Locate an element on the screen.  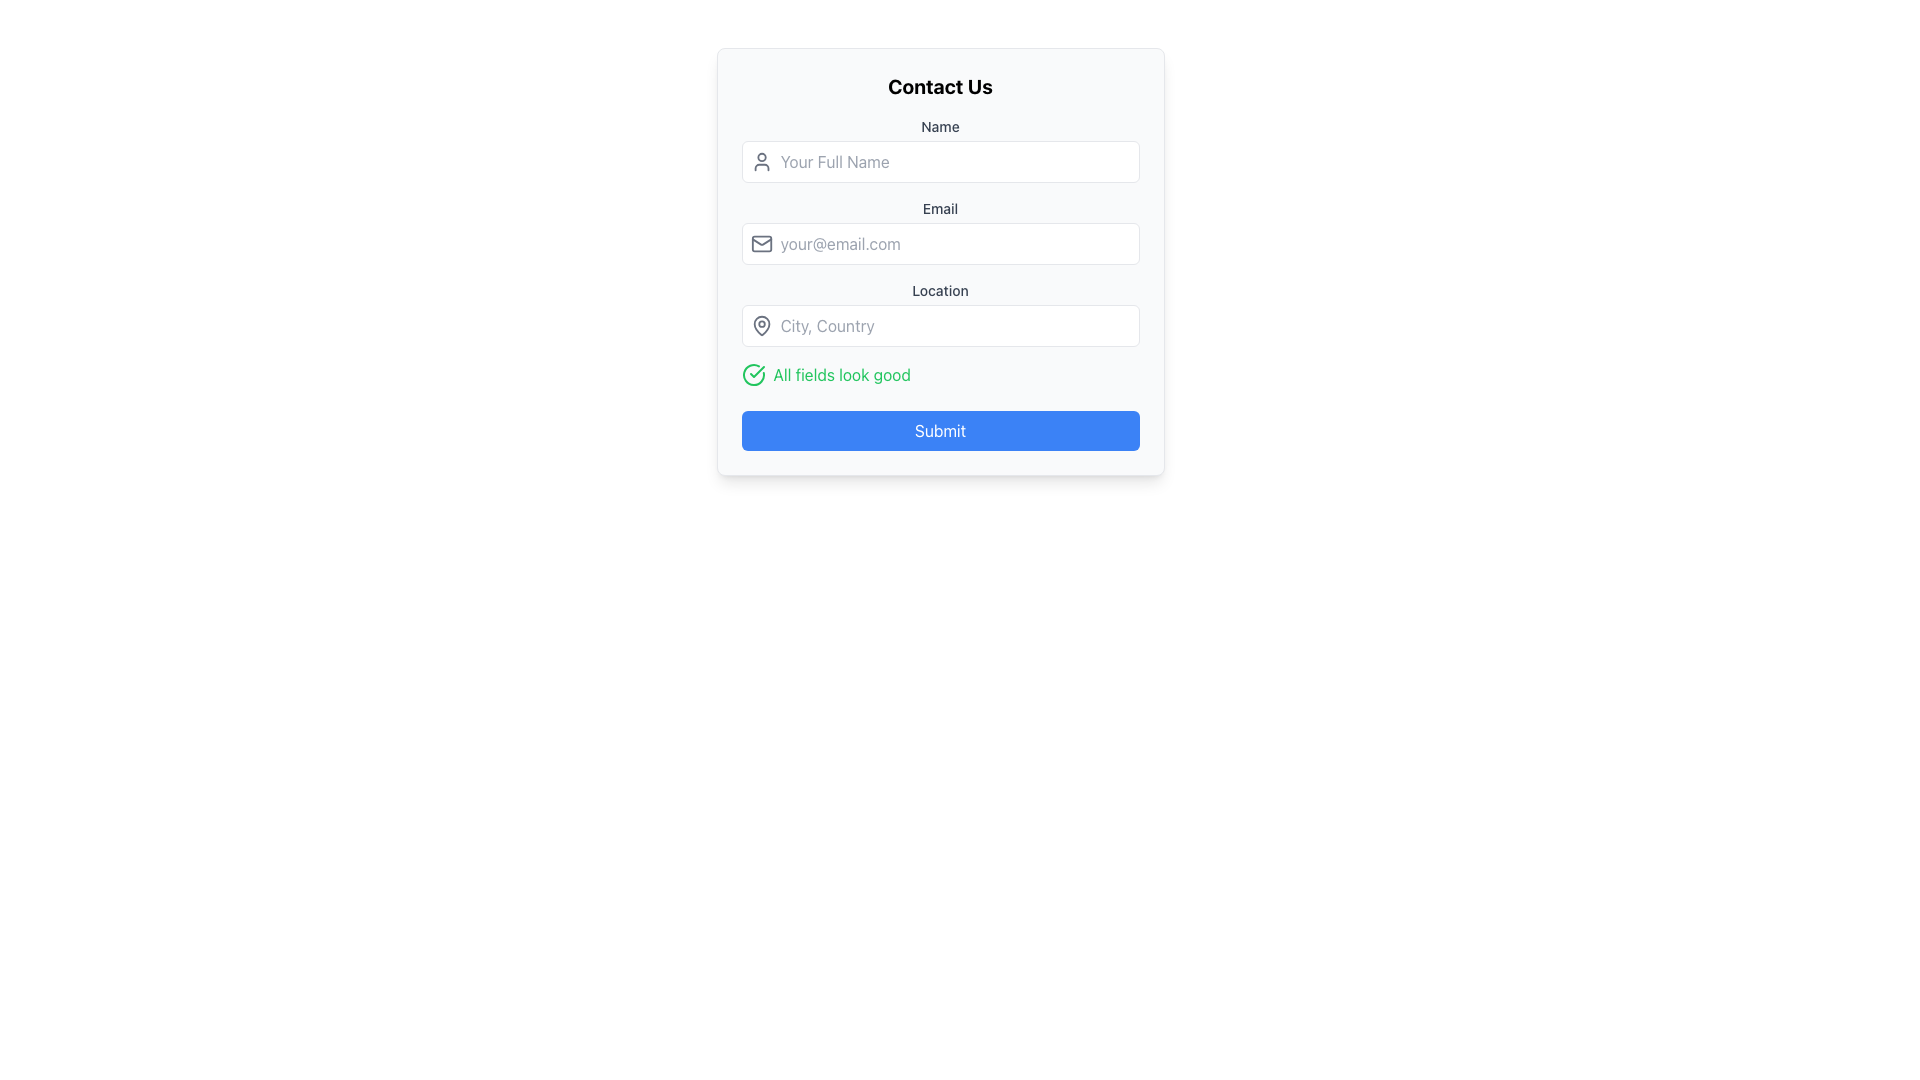
the user icon that is characterized by an outline of a person within a circular shape, styled in grey, located next to the 'Your Full Name' input field is located at coordinates (760, 161).